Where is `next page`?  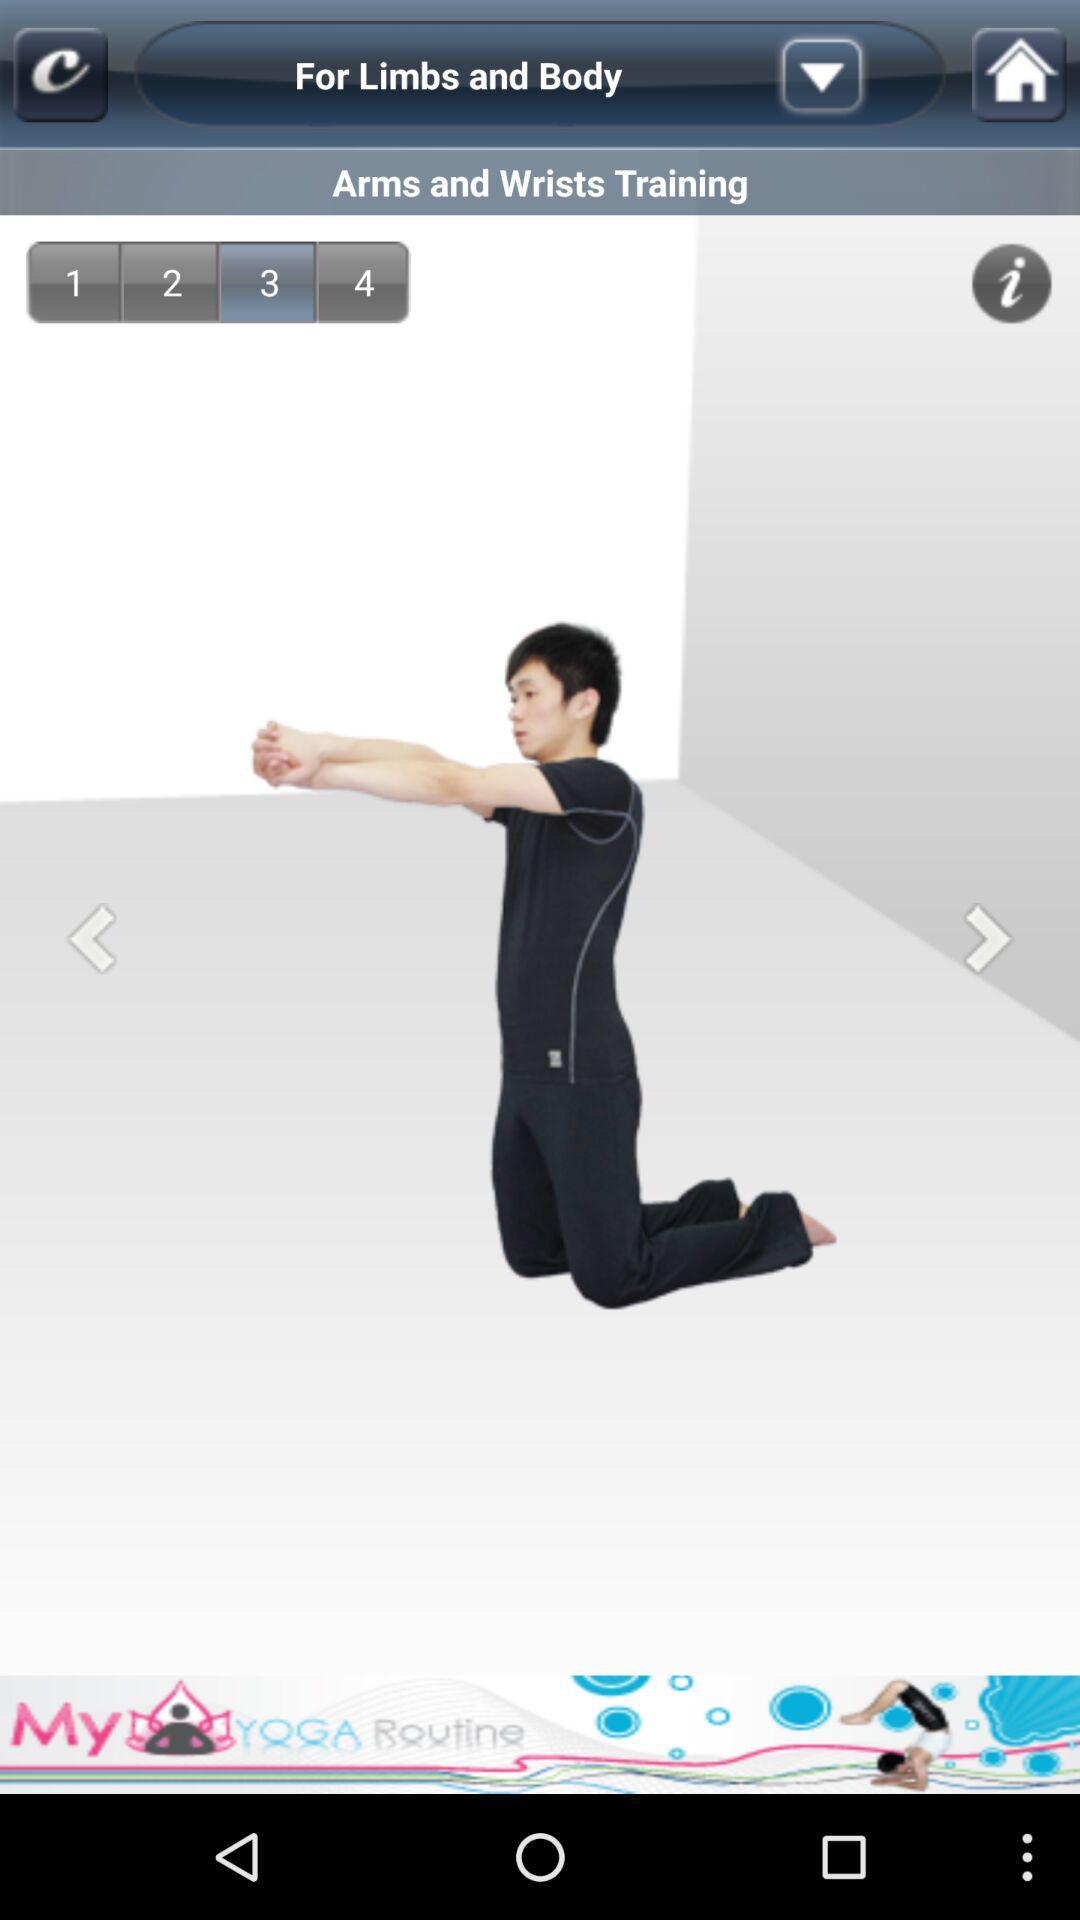 next page is located at coordinates (987, 937).